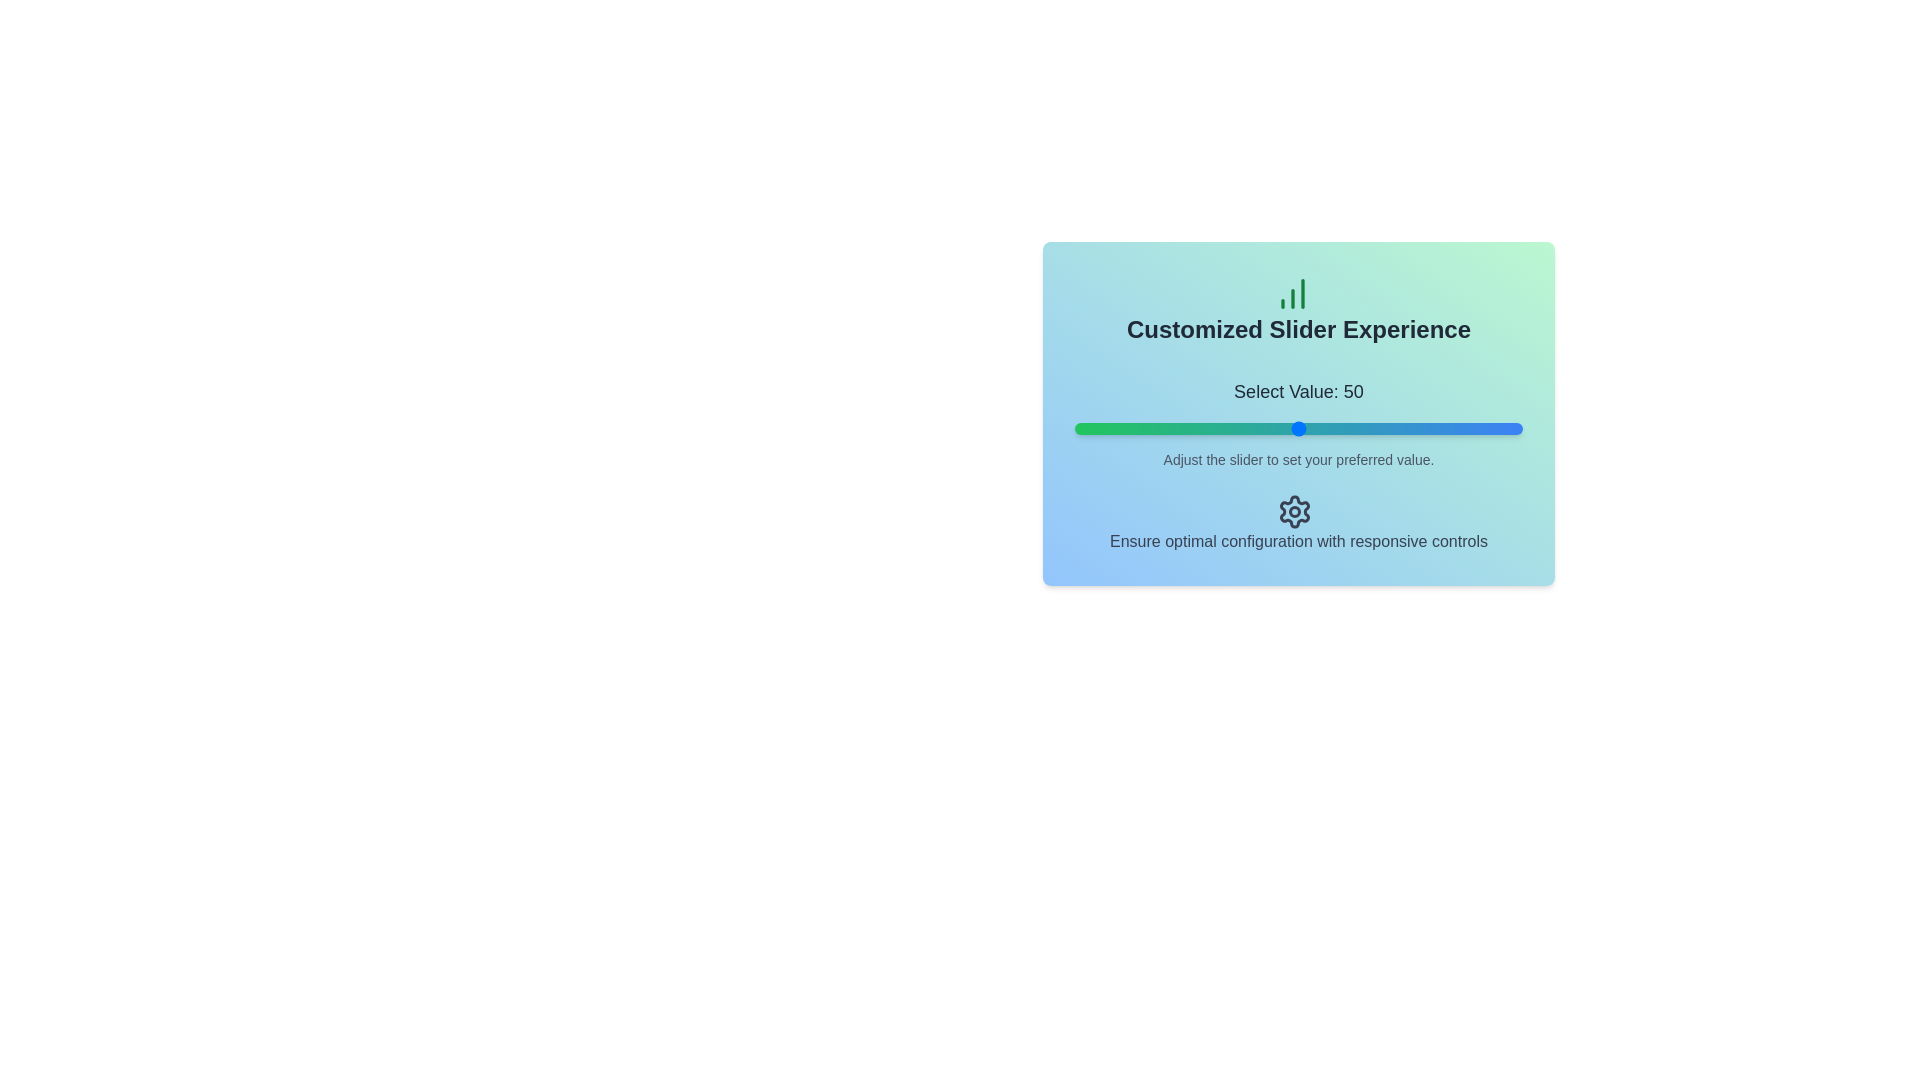 The image size is (1920, 1080). Describe the element at coordinates (1221, 427) in the screenshot. I see `the slider to set its value to 33` at that location.